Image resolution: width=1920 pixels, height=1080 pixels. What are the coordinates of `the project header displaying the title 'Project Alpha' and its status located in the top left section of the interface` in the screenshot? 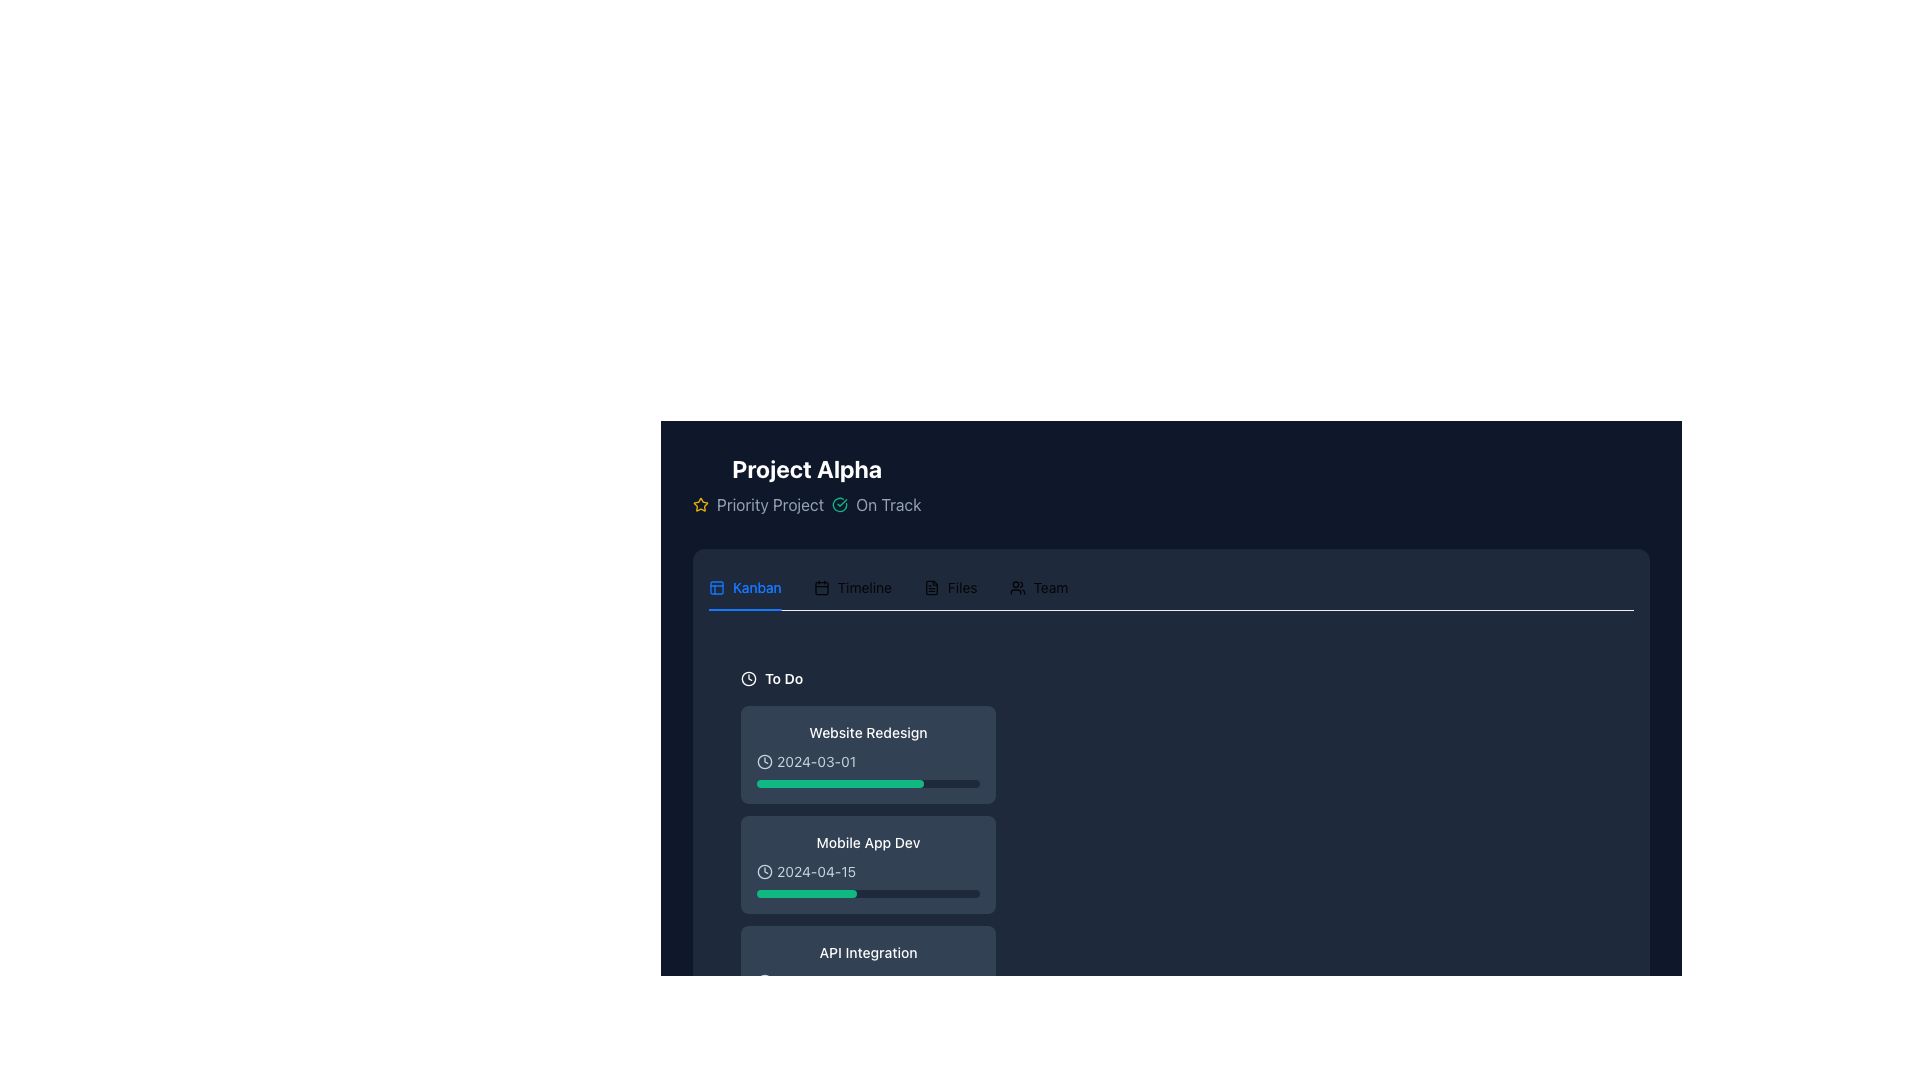 It's located at (807, 485).